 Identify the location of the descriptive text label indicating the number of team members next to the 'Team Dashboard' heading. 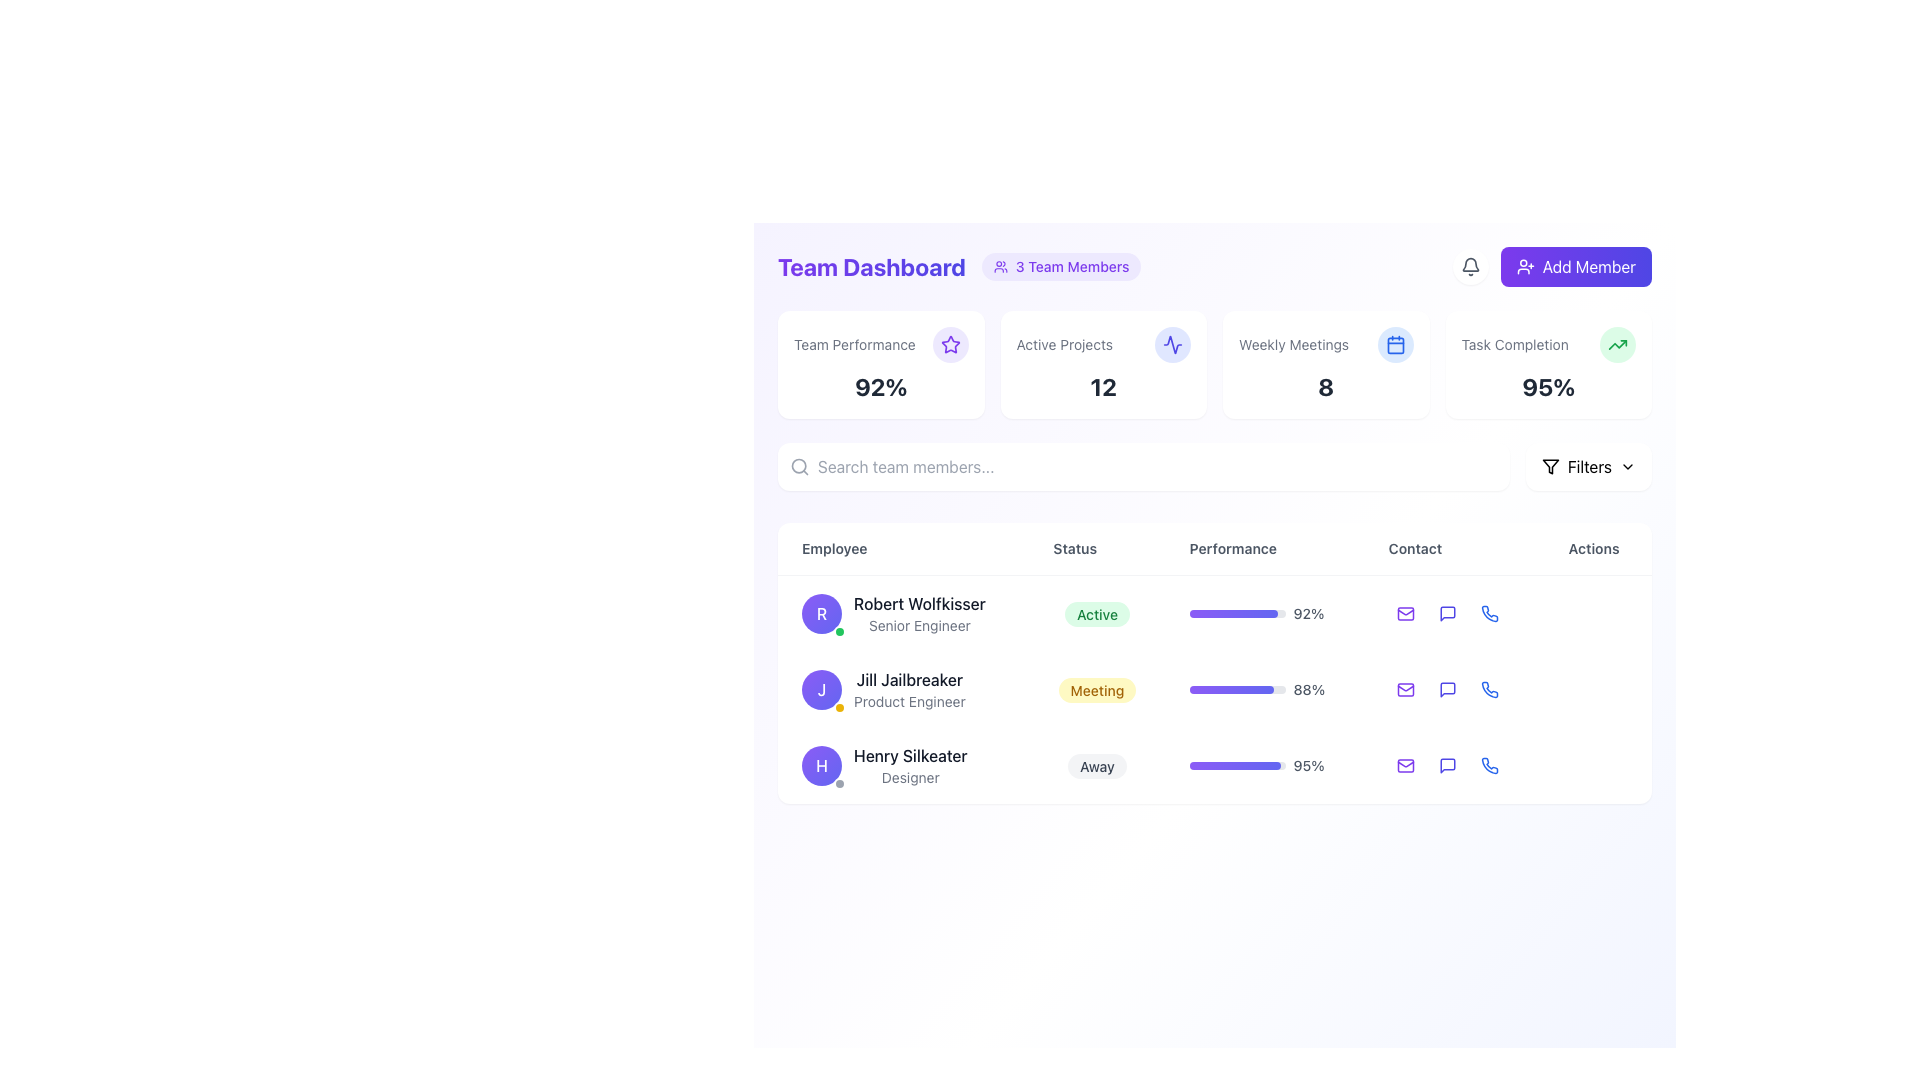
(1071, 265).